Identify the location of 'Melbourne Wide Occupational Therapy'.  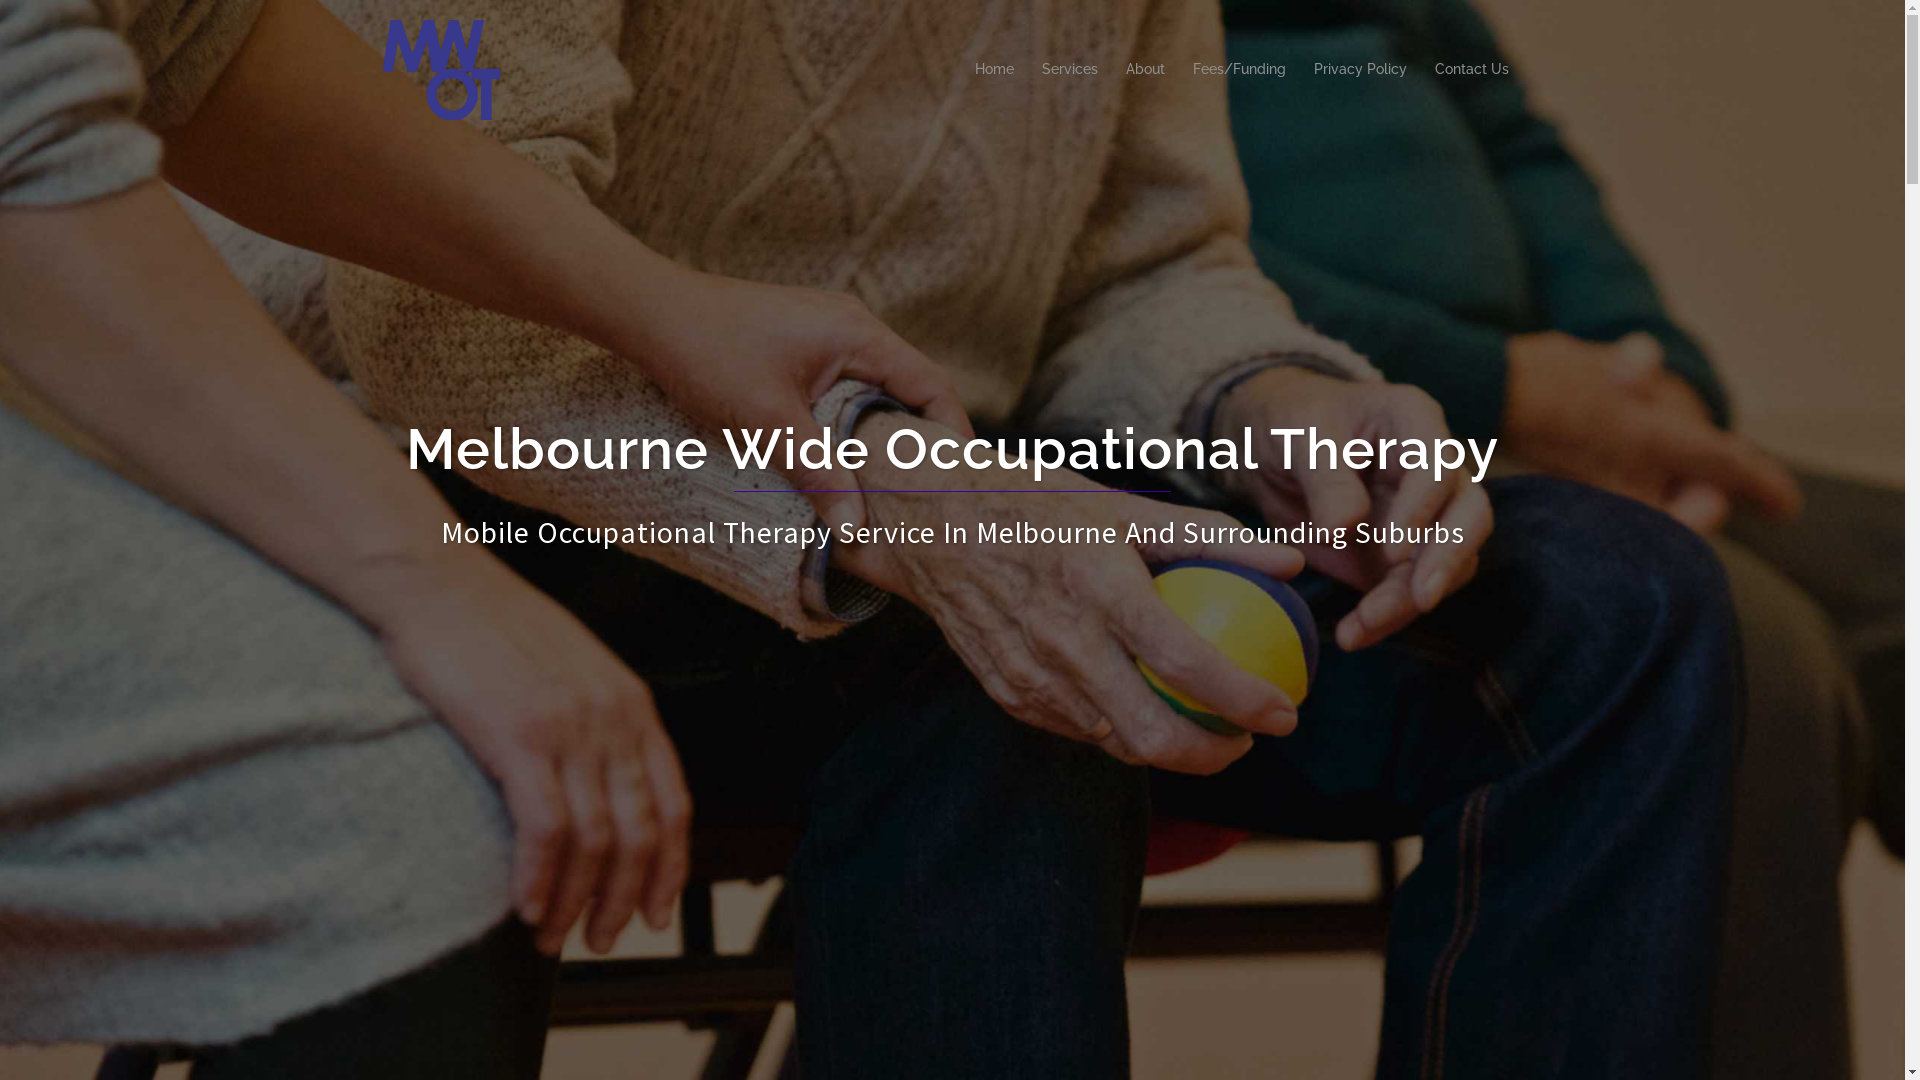
(440, 67).